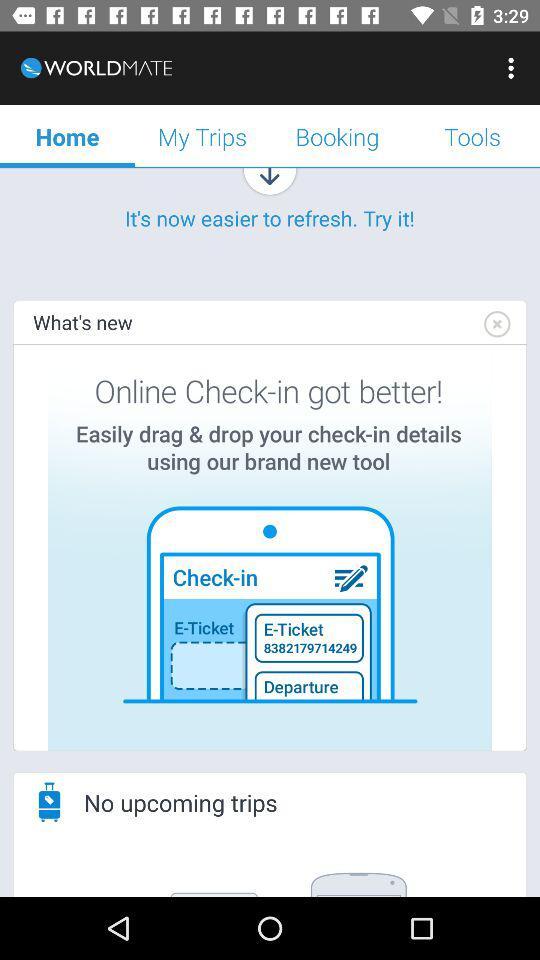  I want to click on icon next to what's new, so click(495, 324).